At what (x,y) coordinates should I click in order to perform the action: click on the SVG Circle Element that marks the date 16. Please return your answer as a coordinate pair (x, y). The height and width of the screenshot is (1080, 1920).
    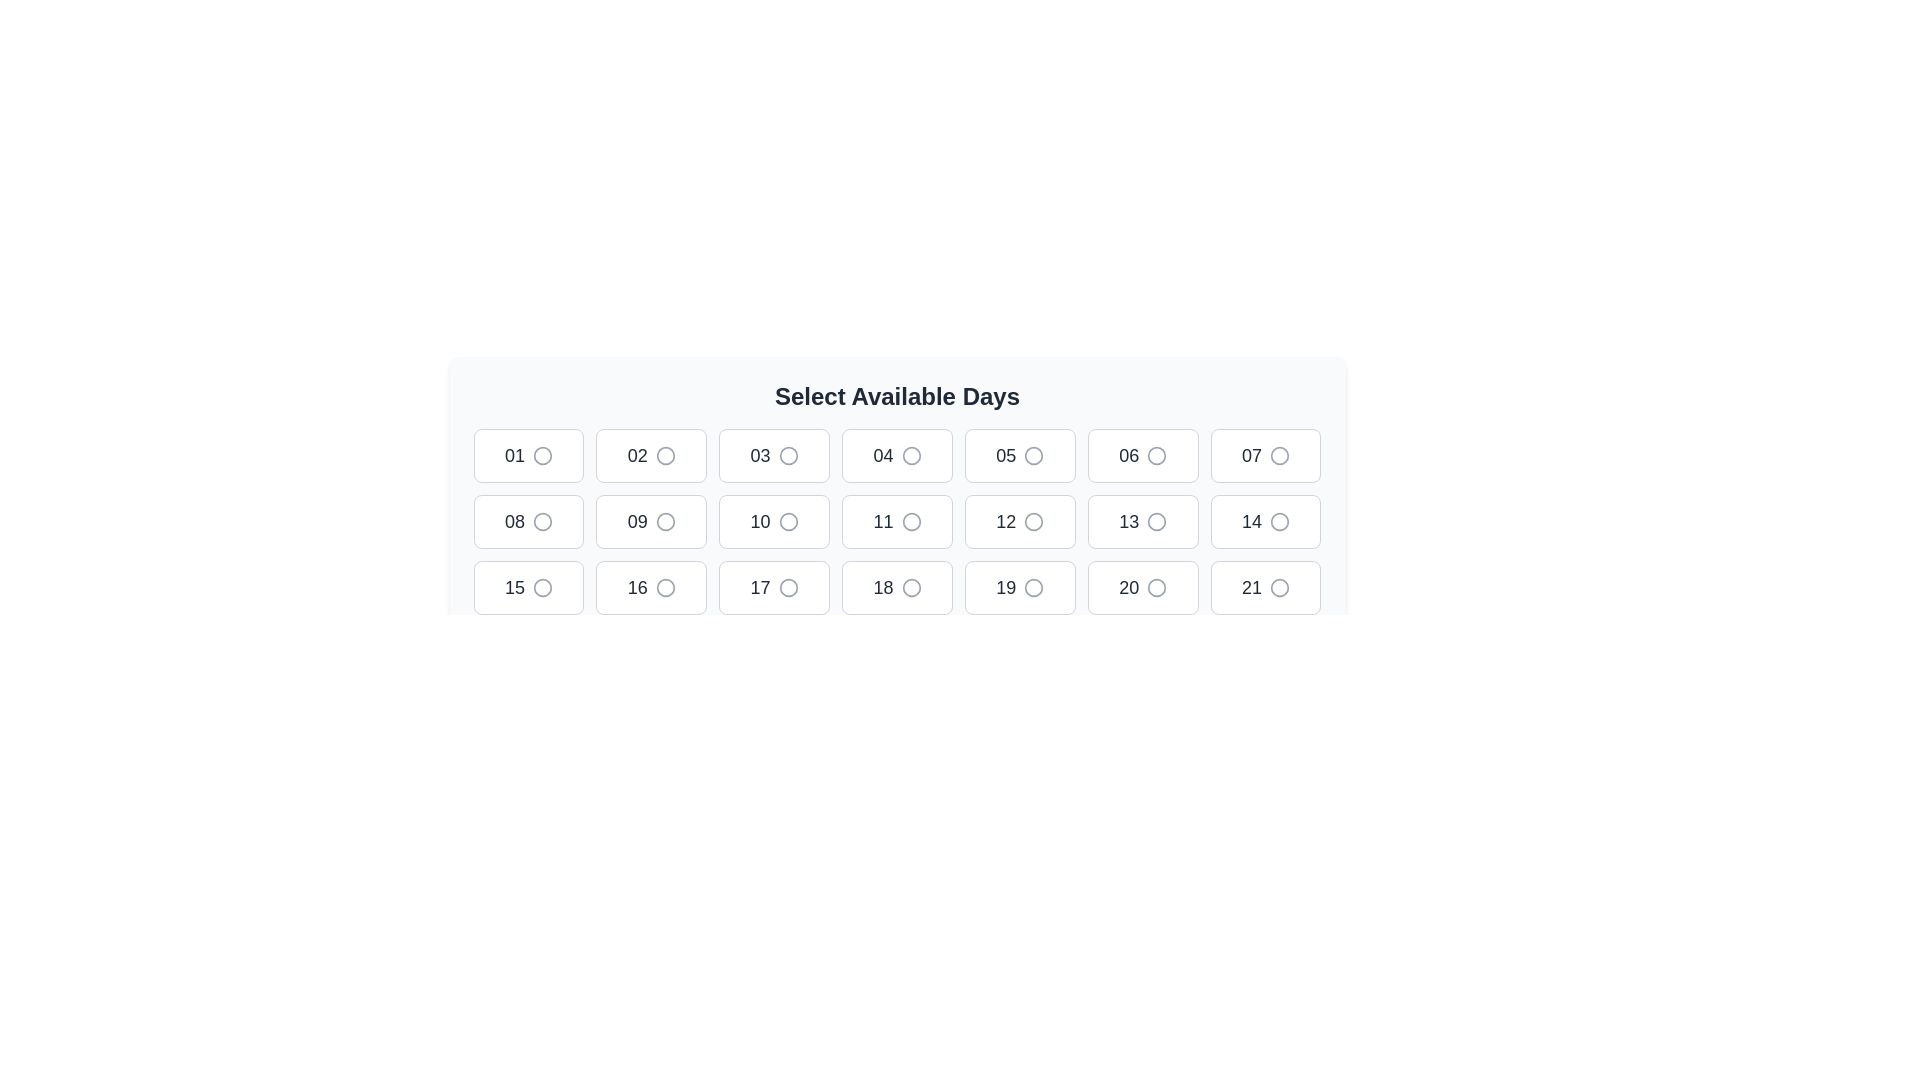
    Looking at the image, I should click on (665, 586).